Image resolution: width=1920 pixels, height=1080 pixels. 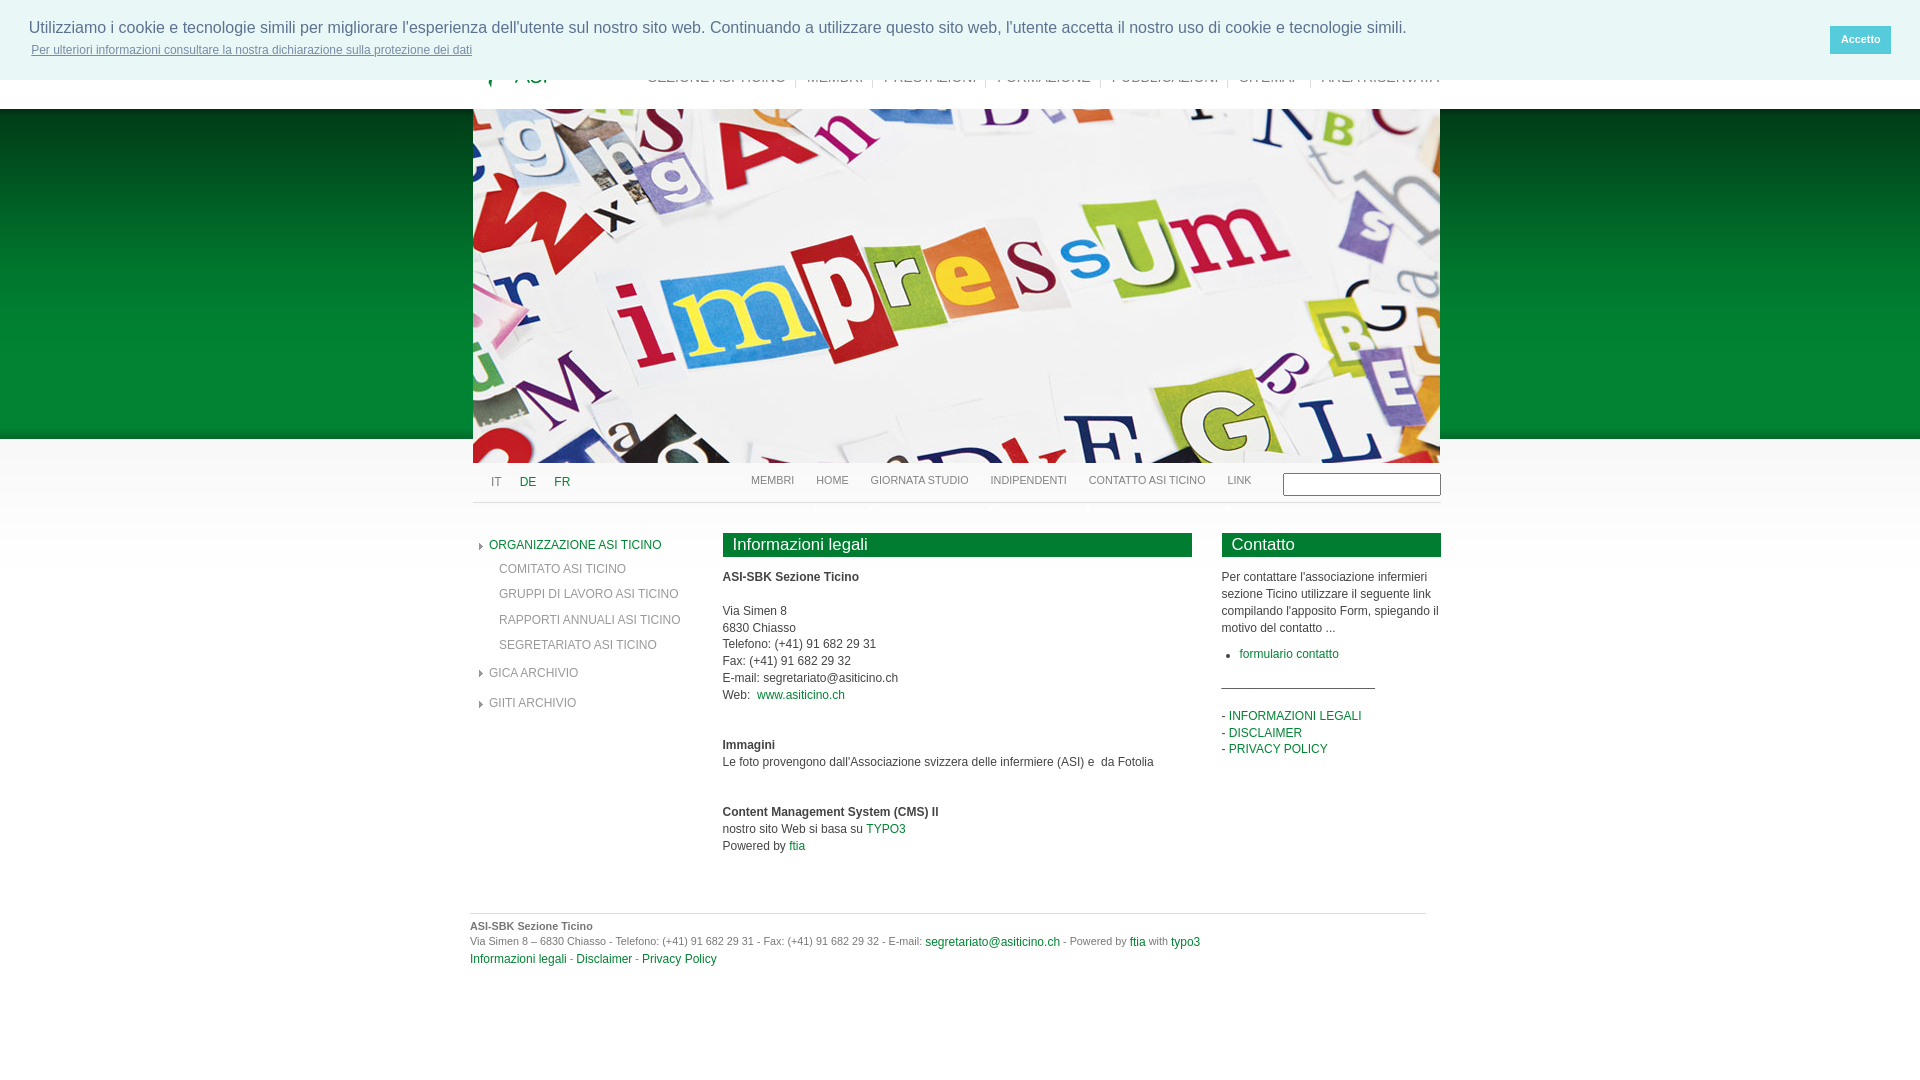 I want to click on 'DISCLAIMER', so click(x=1264, y=732).